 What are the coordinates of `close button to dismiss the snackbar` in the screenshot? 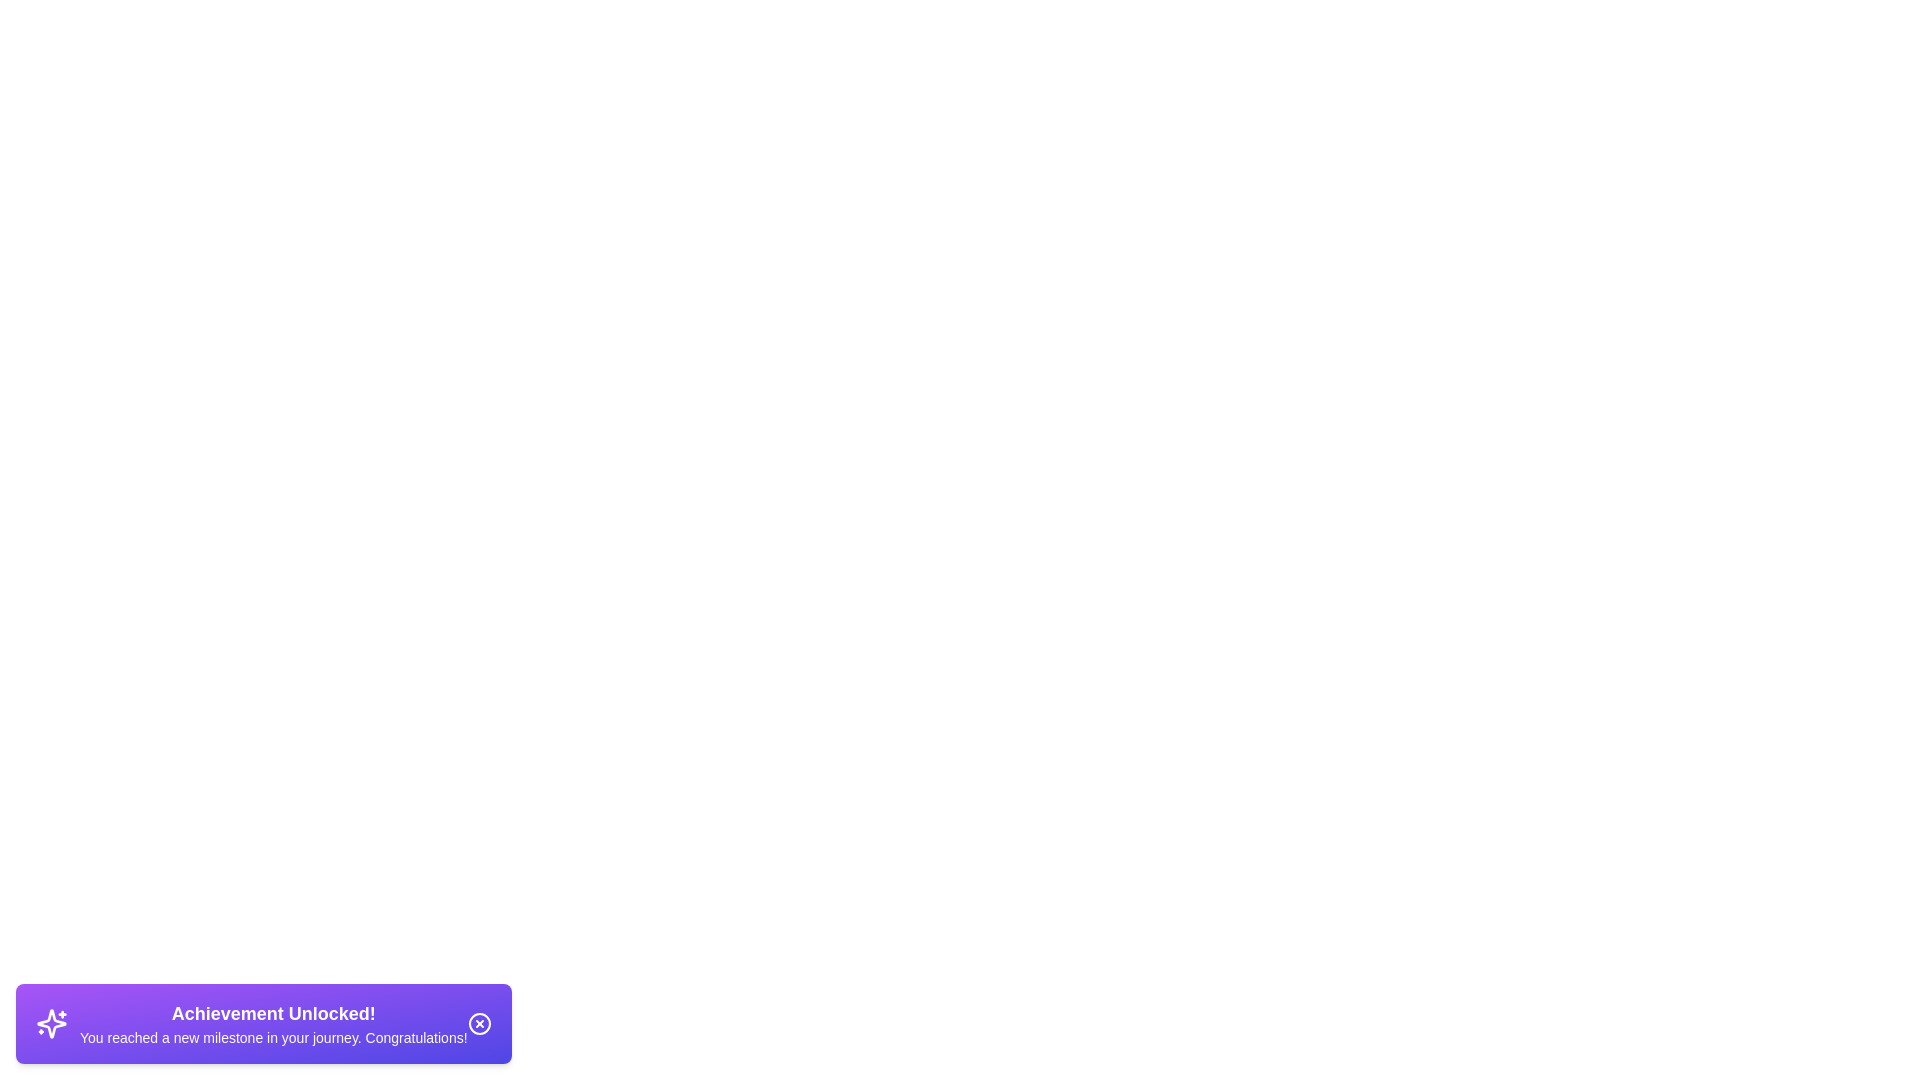 It's located at (478, 1023).